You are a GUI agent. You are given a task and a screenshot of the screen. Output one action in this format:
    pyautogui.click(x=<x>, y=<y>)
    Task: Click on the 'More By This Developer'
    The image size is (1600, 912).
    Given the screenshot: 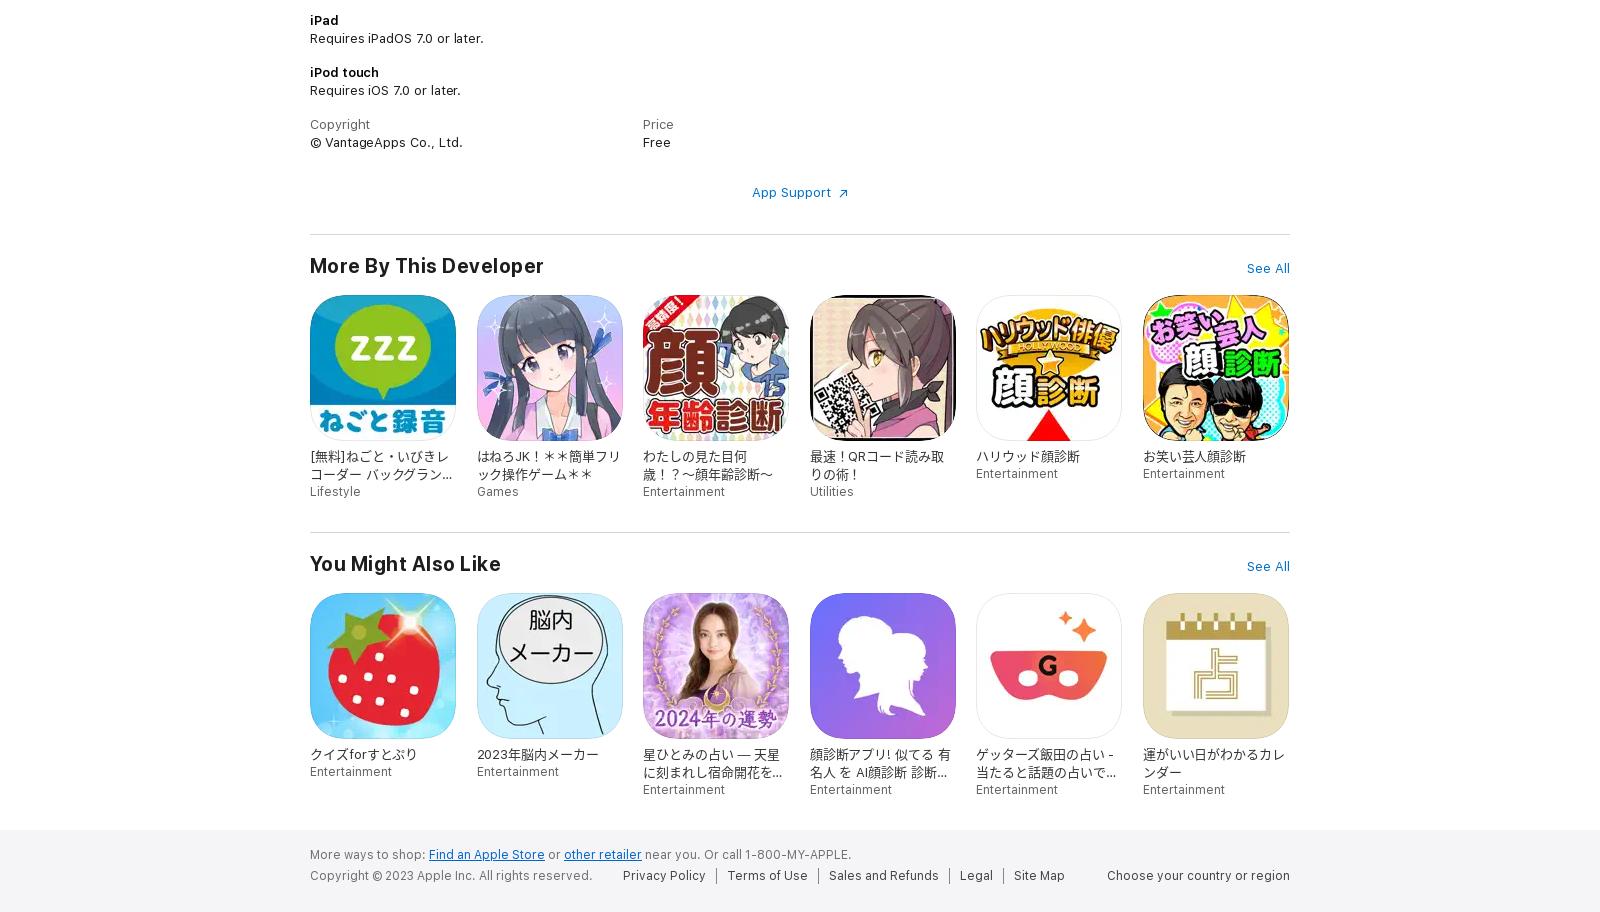 What is the action you would take?
    pyautogui.click(x=426, y=266)
    